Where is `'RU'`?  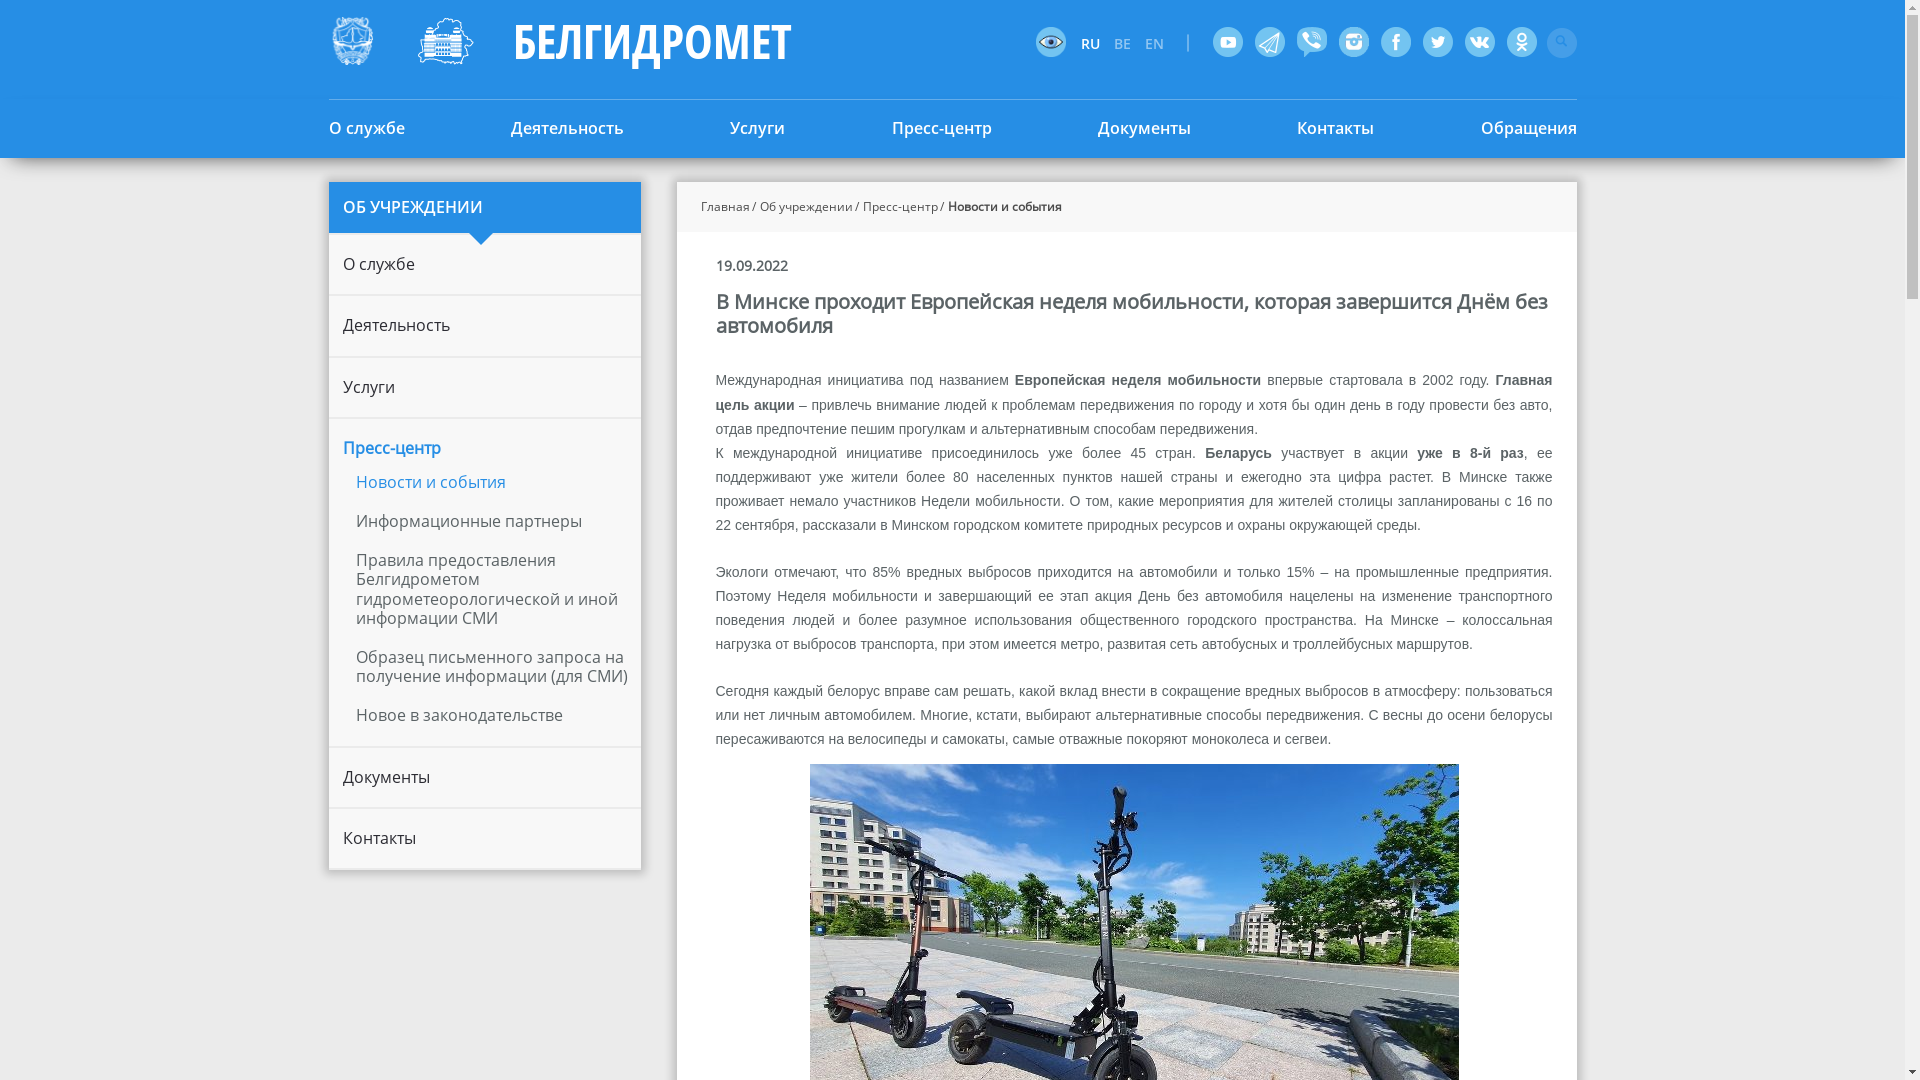 'RU' is located at coordinates (1093, 43).